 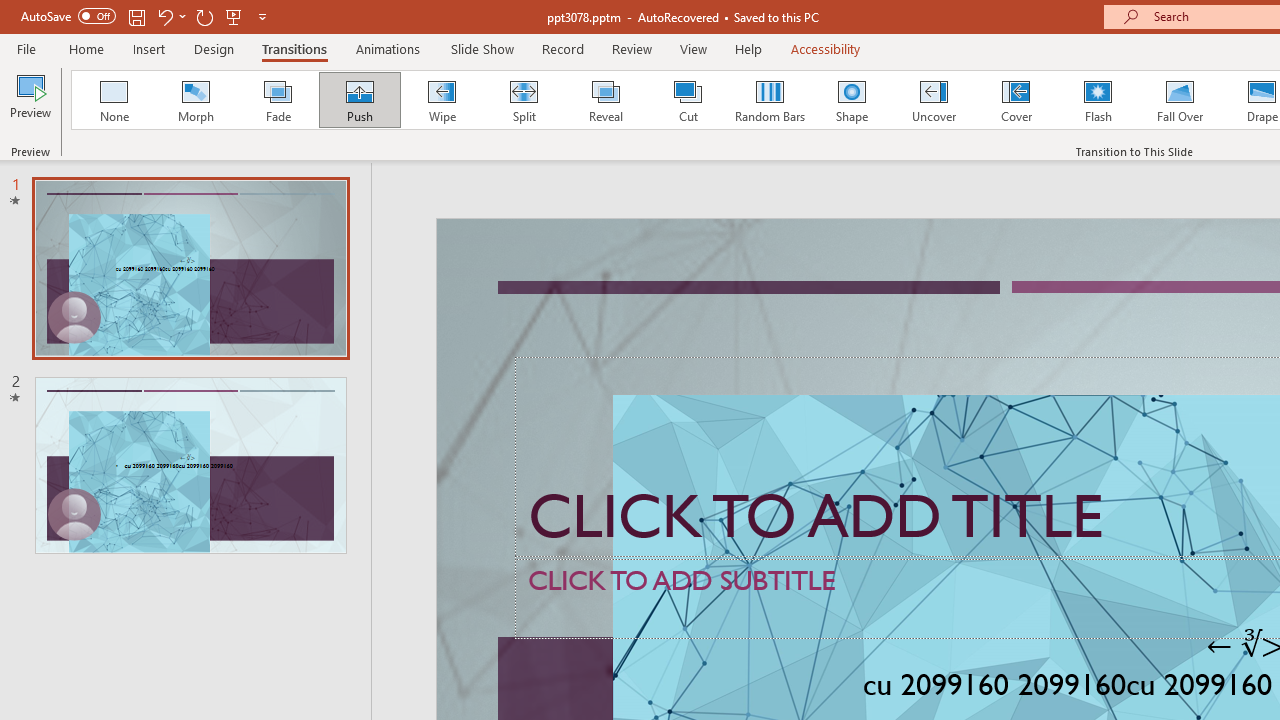 I want to click on 'Morph', so click(x=195, y=100).